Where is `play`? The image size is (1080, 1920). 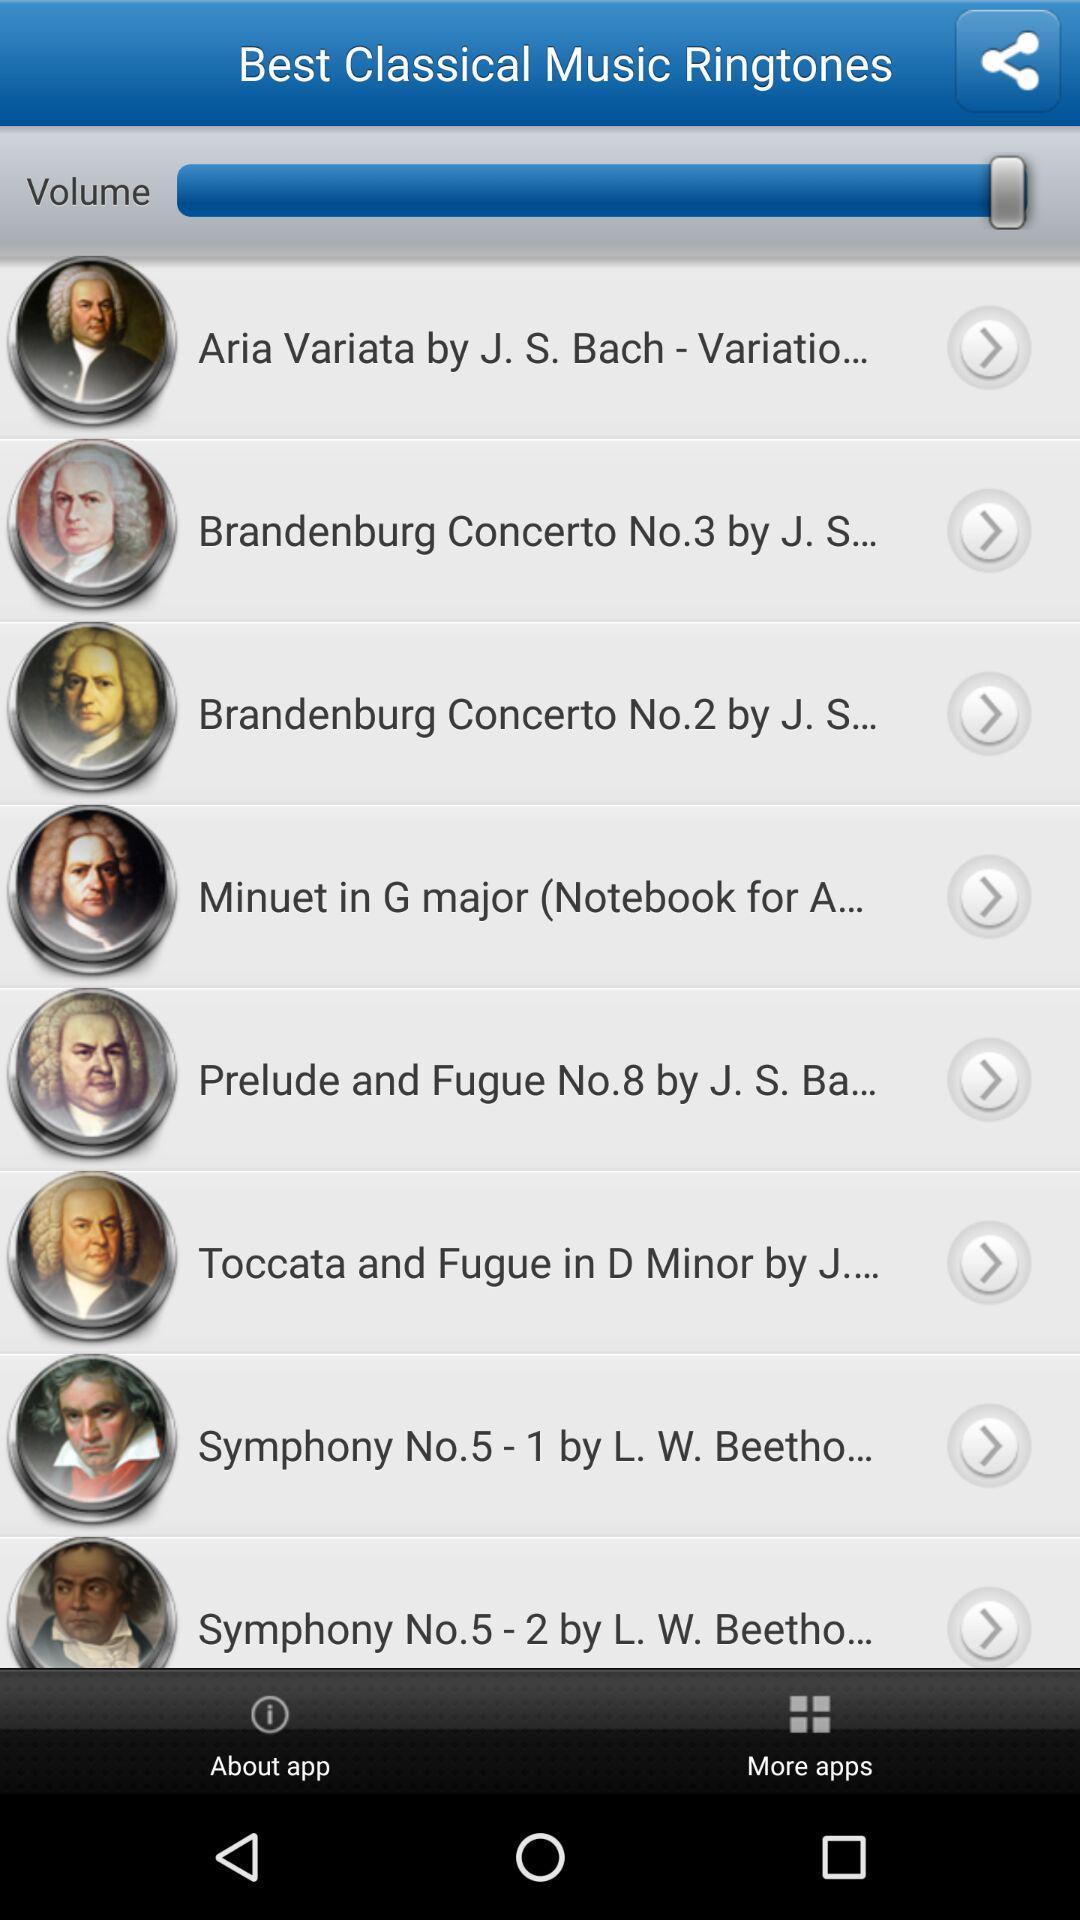
play is located at coordinates (987, 1260).